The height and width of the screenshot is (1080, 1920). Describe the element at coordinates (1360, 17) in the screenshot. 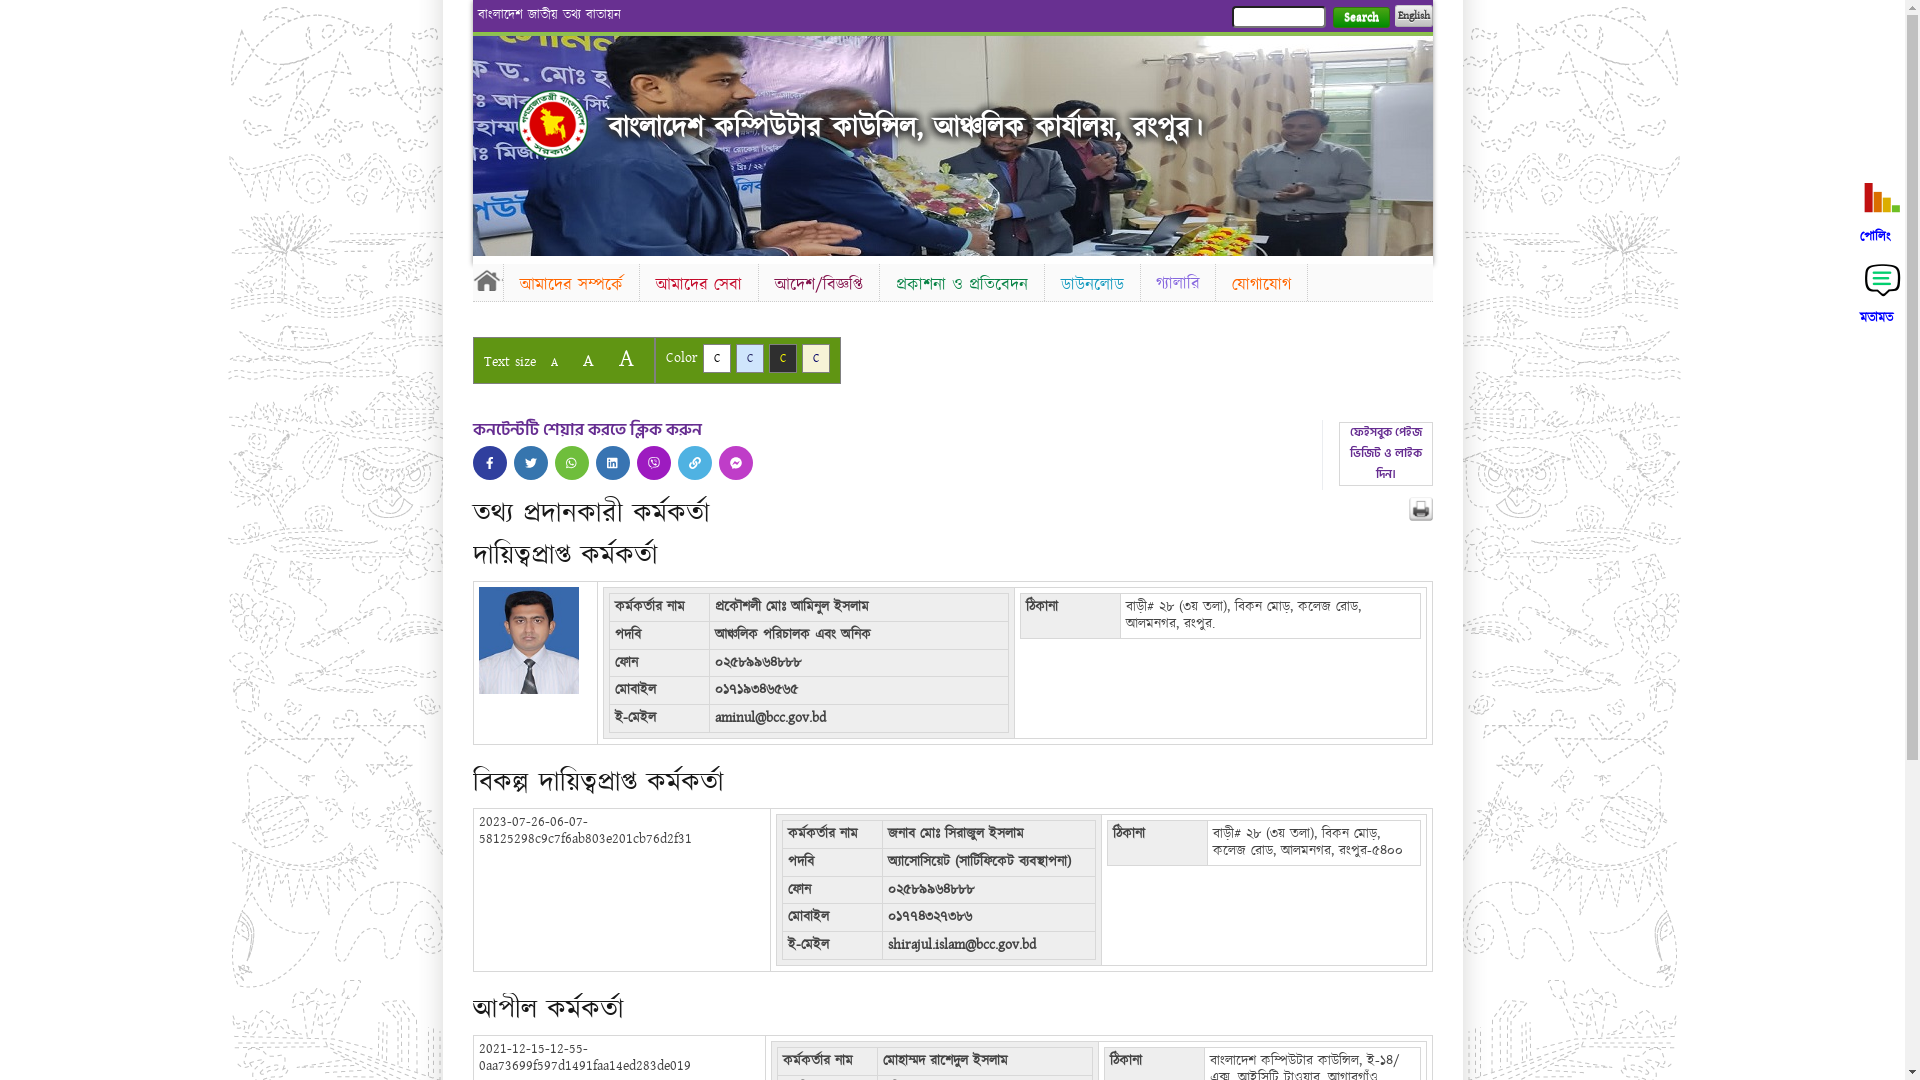

I see `'Search'` at that location.